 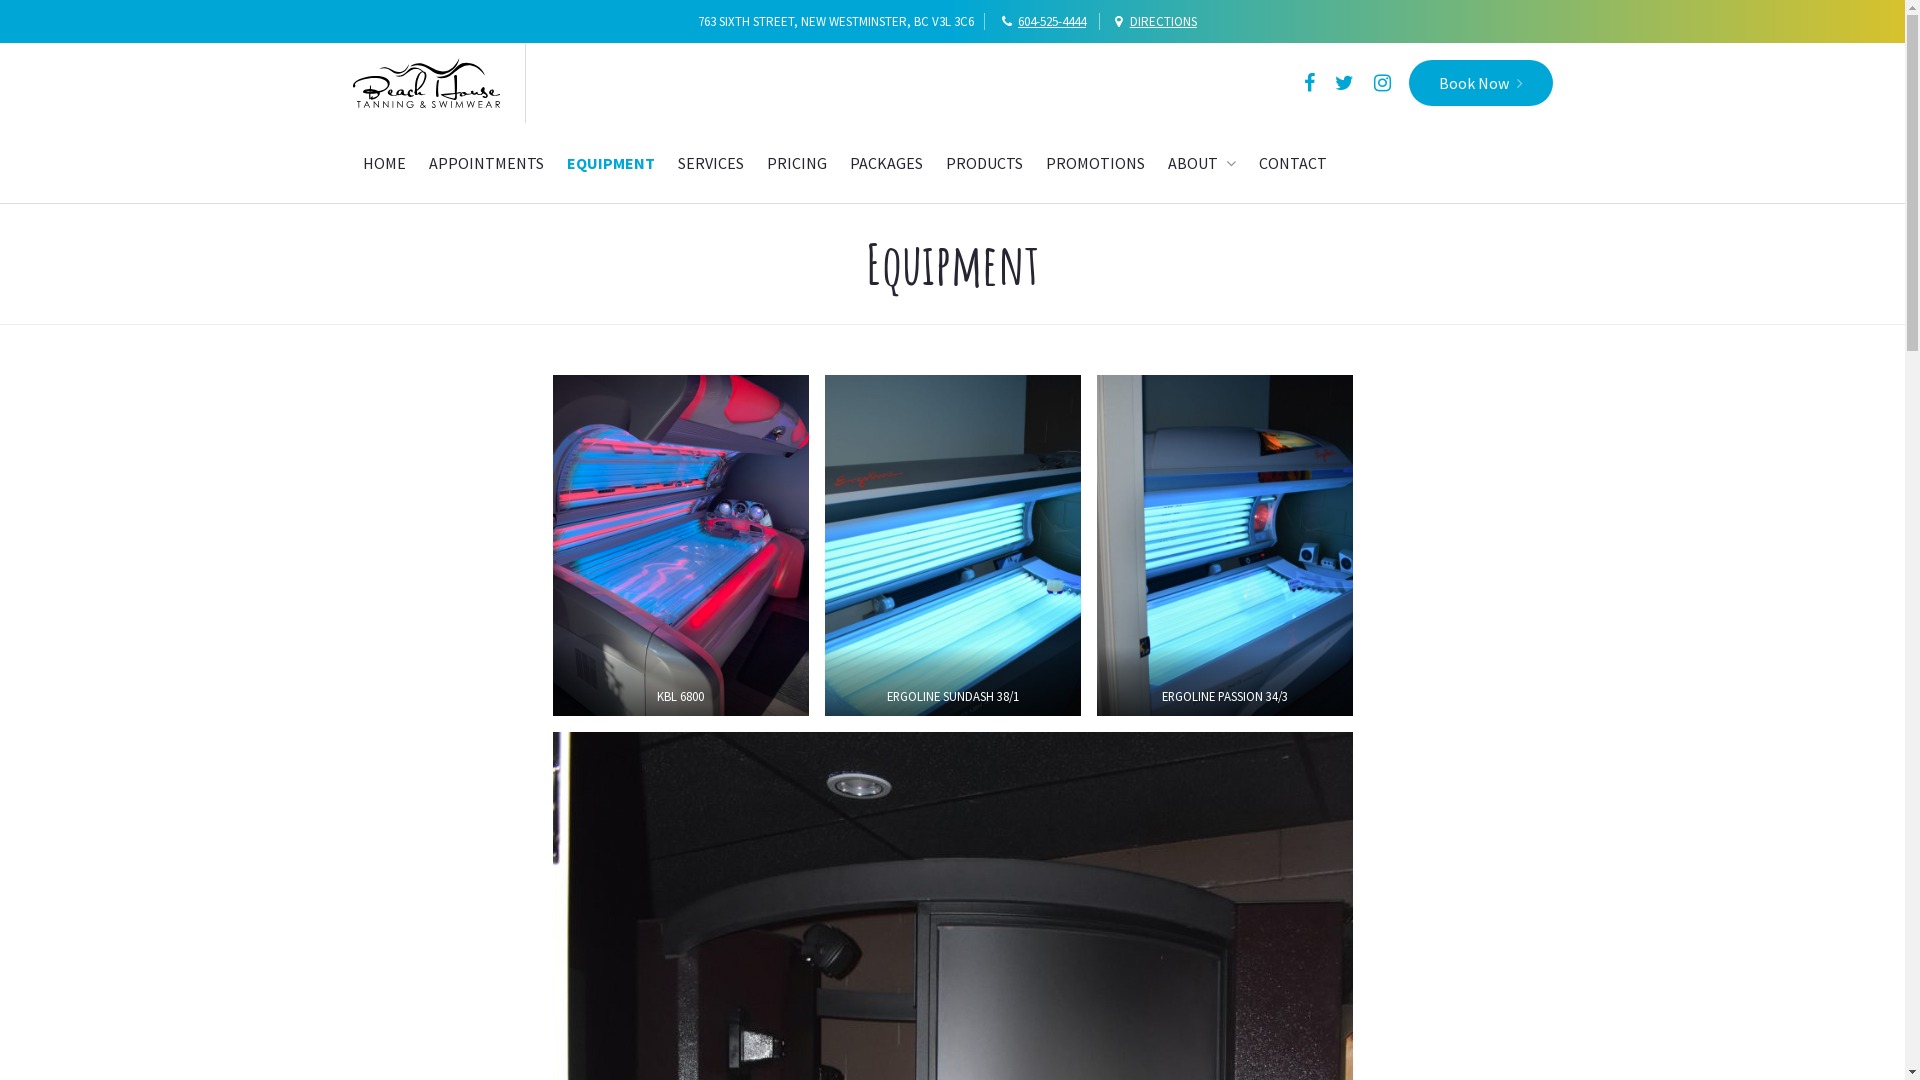 I want to click on 'HOME', so click(x=351, y=161).